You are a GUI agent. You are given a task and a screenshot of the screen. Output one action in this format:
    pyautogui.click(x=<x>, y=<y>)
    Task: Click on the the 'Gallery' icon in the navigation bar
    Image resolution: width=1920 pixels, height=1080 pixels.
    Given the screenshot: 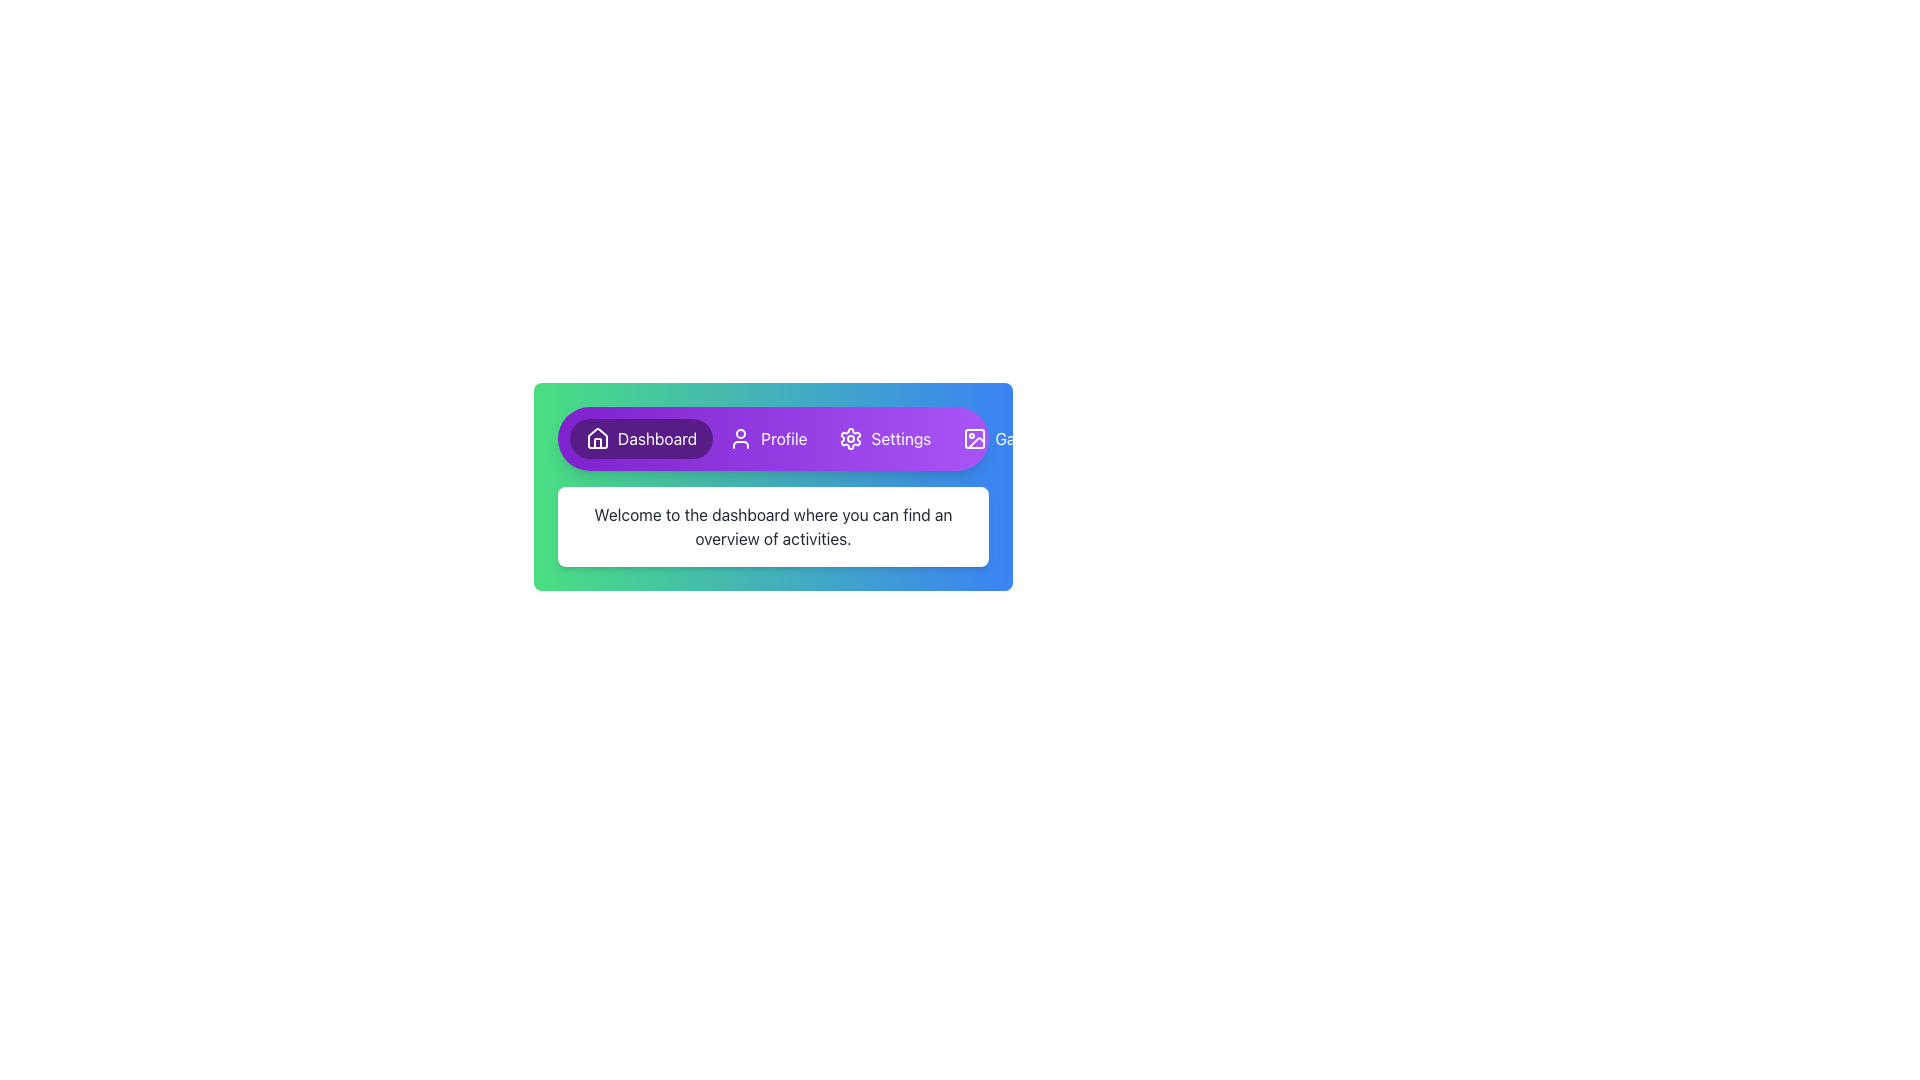 What is the action you would take?
    pyautogui.click(x=975, y=438)
    